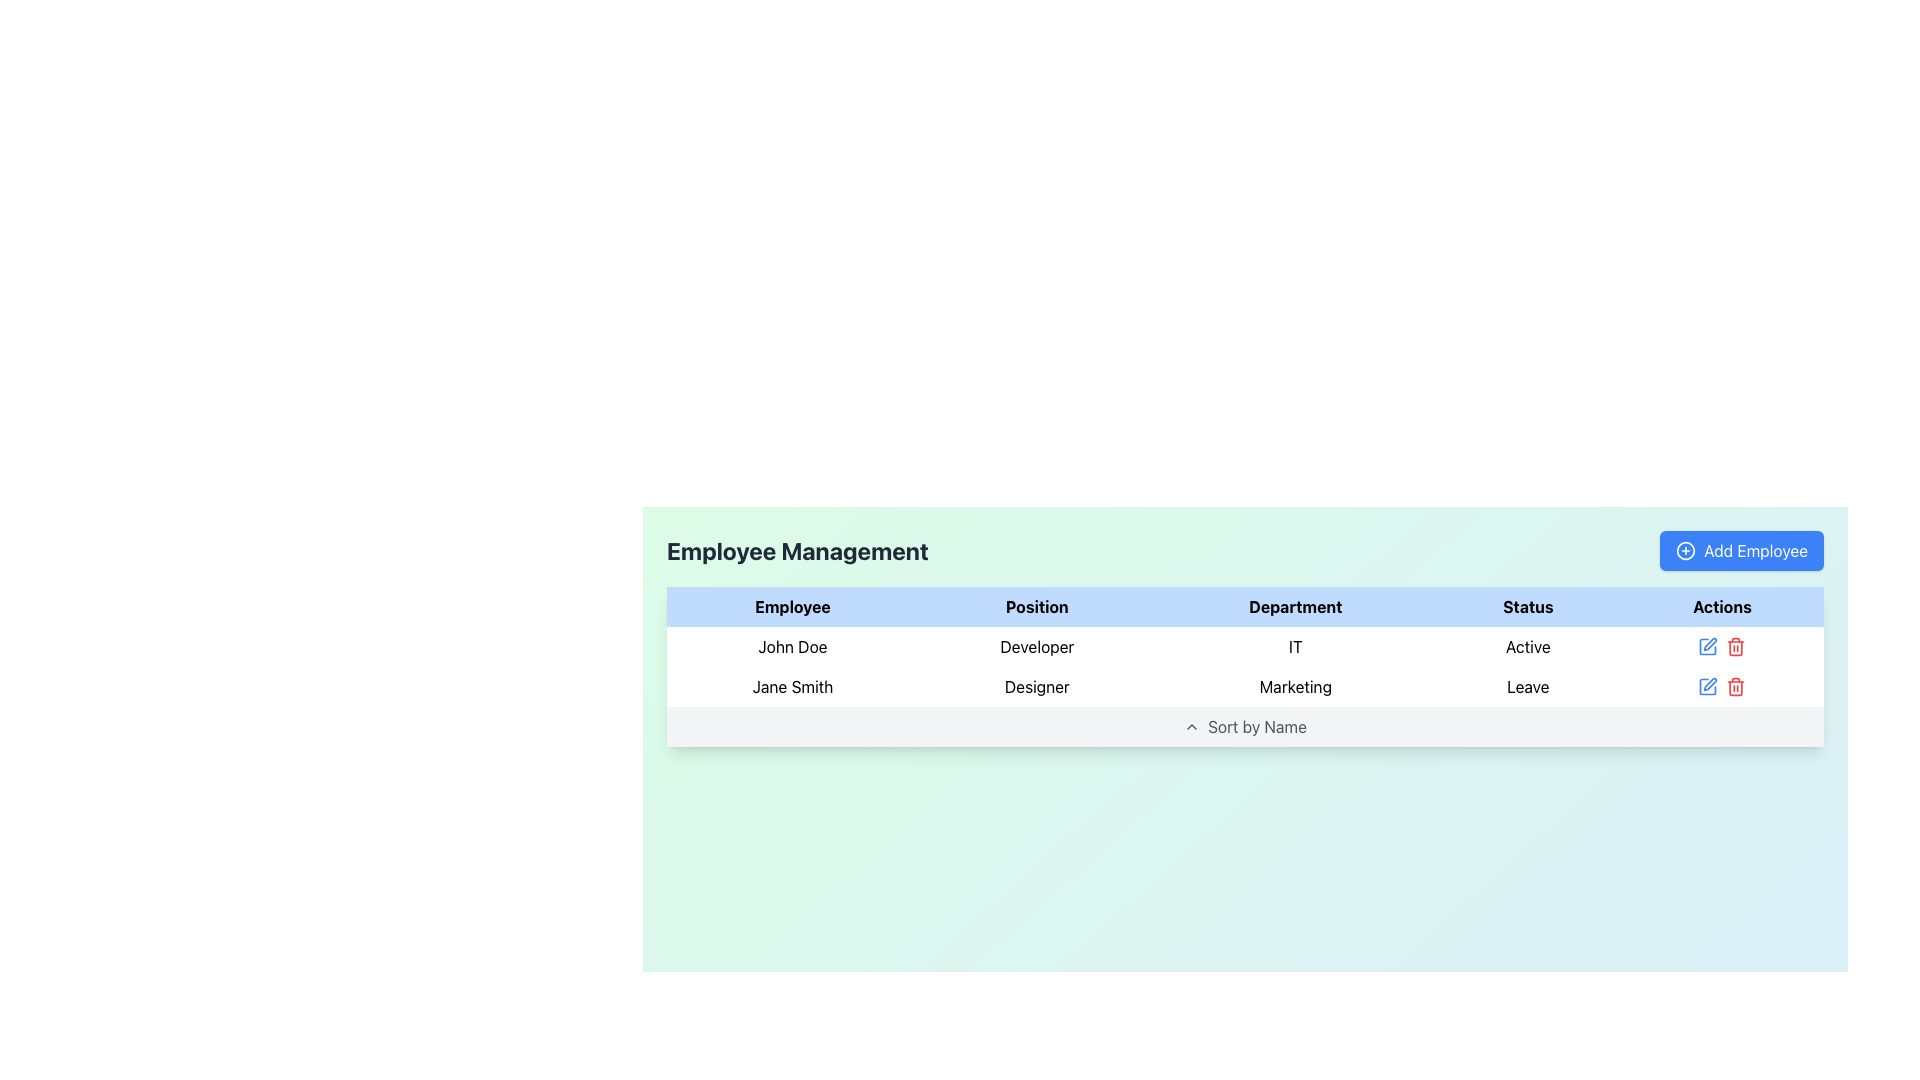 This screenshot has width=1920, height=1080. Describe the element at coordinates (1721, 647) in the screenshot. I see `the red delete icon in the 'Actions' column of the first row for employee 'John Doe'` at that location.